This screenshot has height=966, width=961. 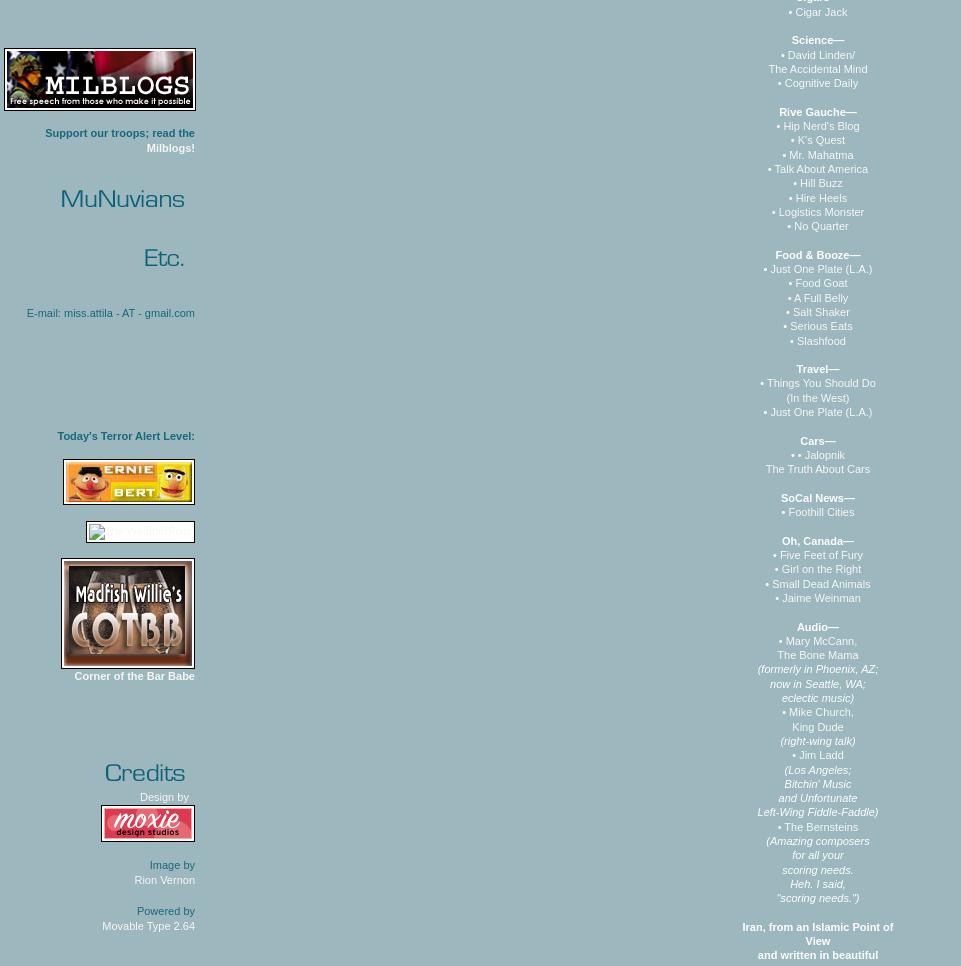 I want to click on 'Hire Heels', so click(x=820, y=196).